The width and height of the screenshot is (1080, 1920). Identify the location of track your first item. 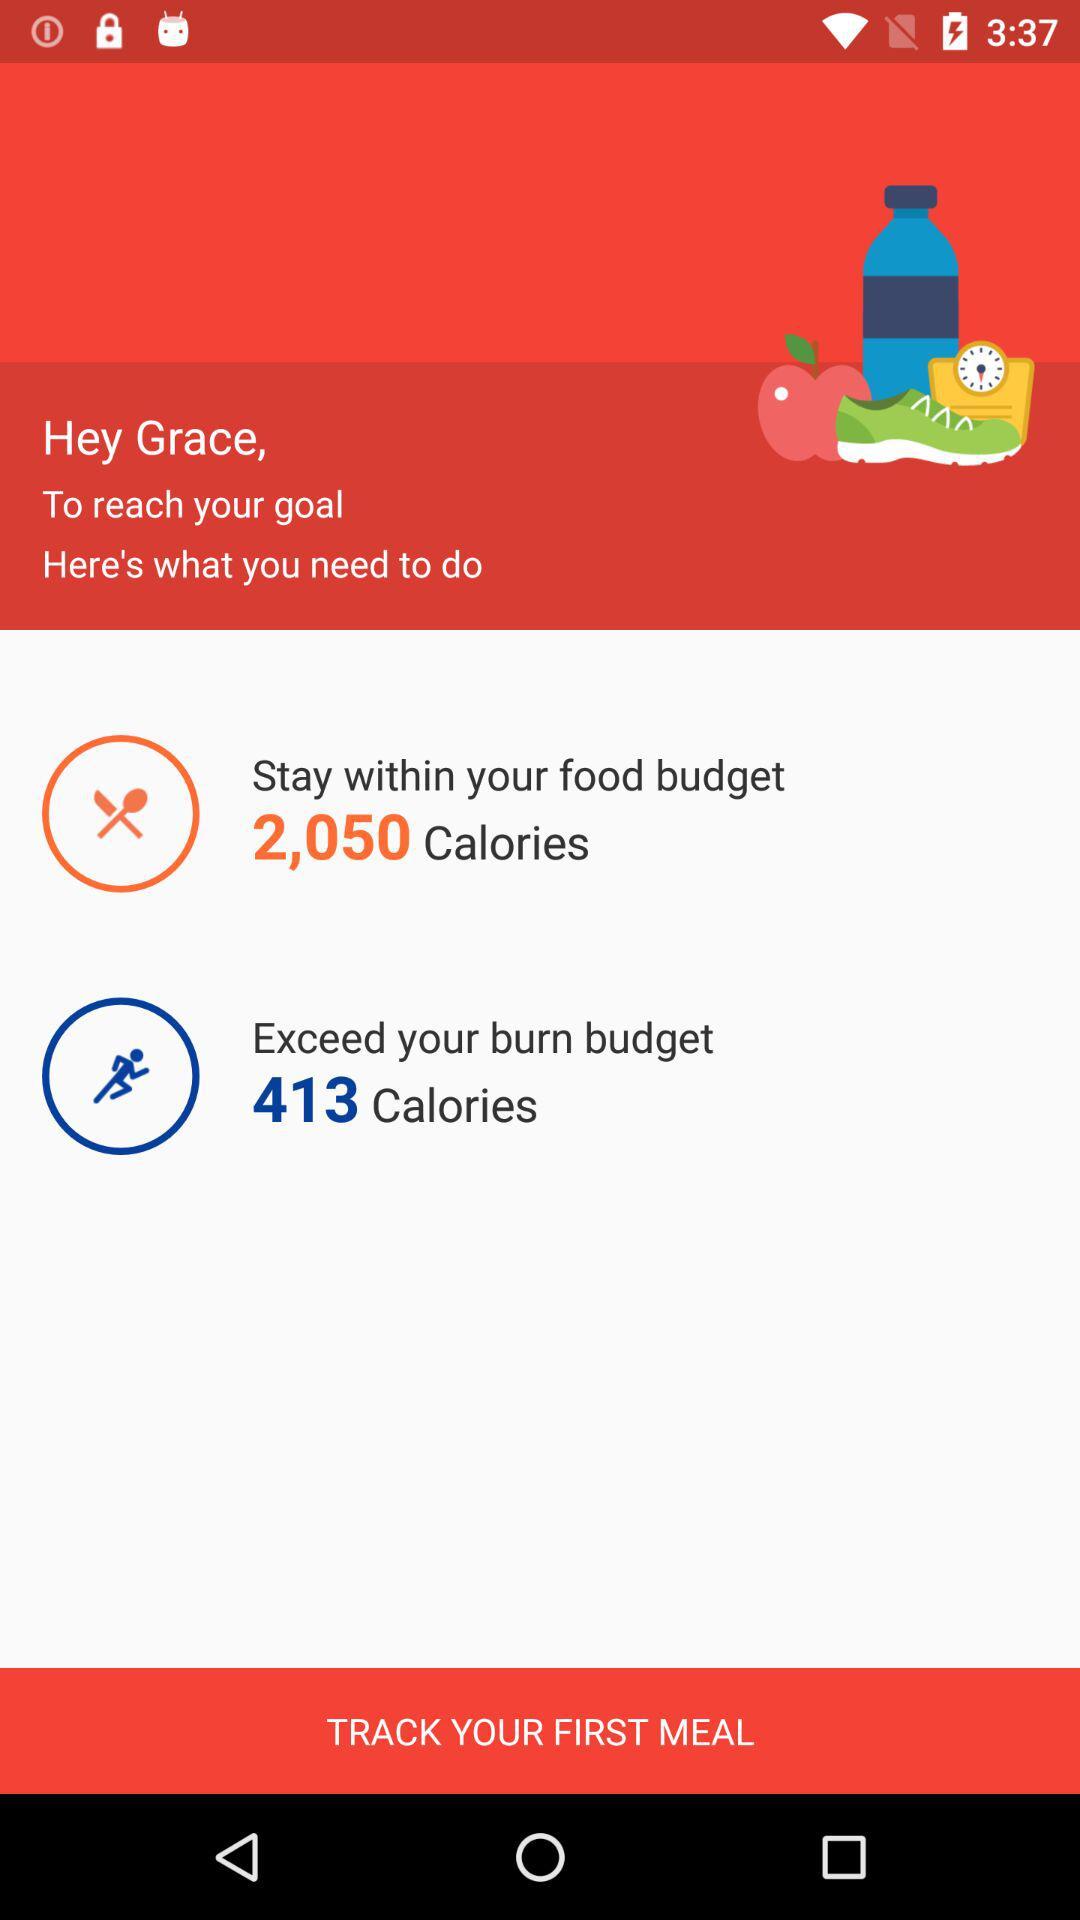
(540, 1730).